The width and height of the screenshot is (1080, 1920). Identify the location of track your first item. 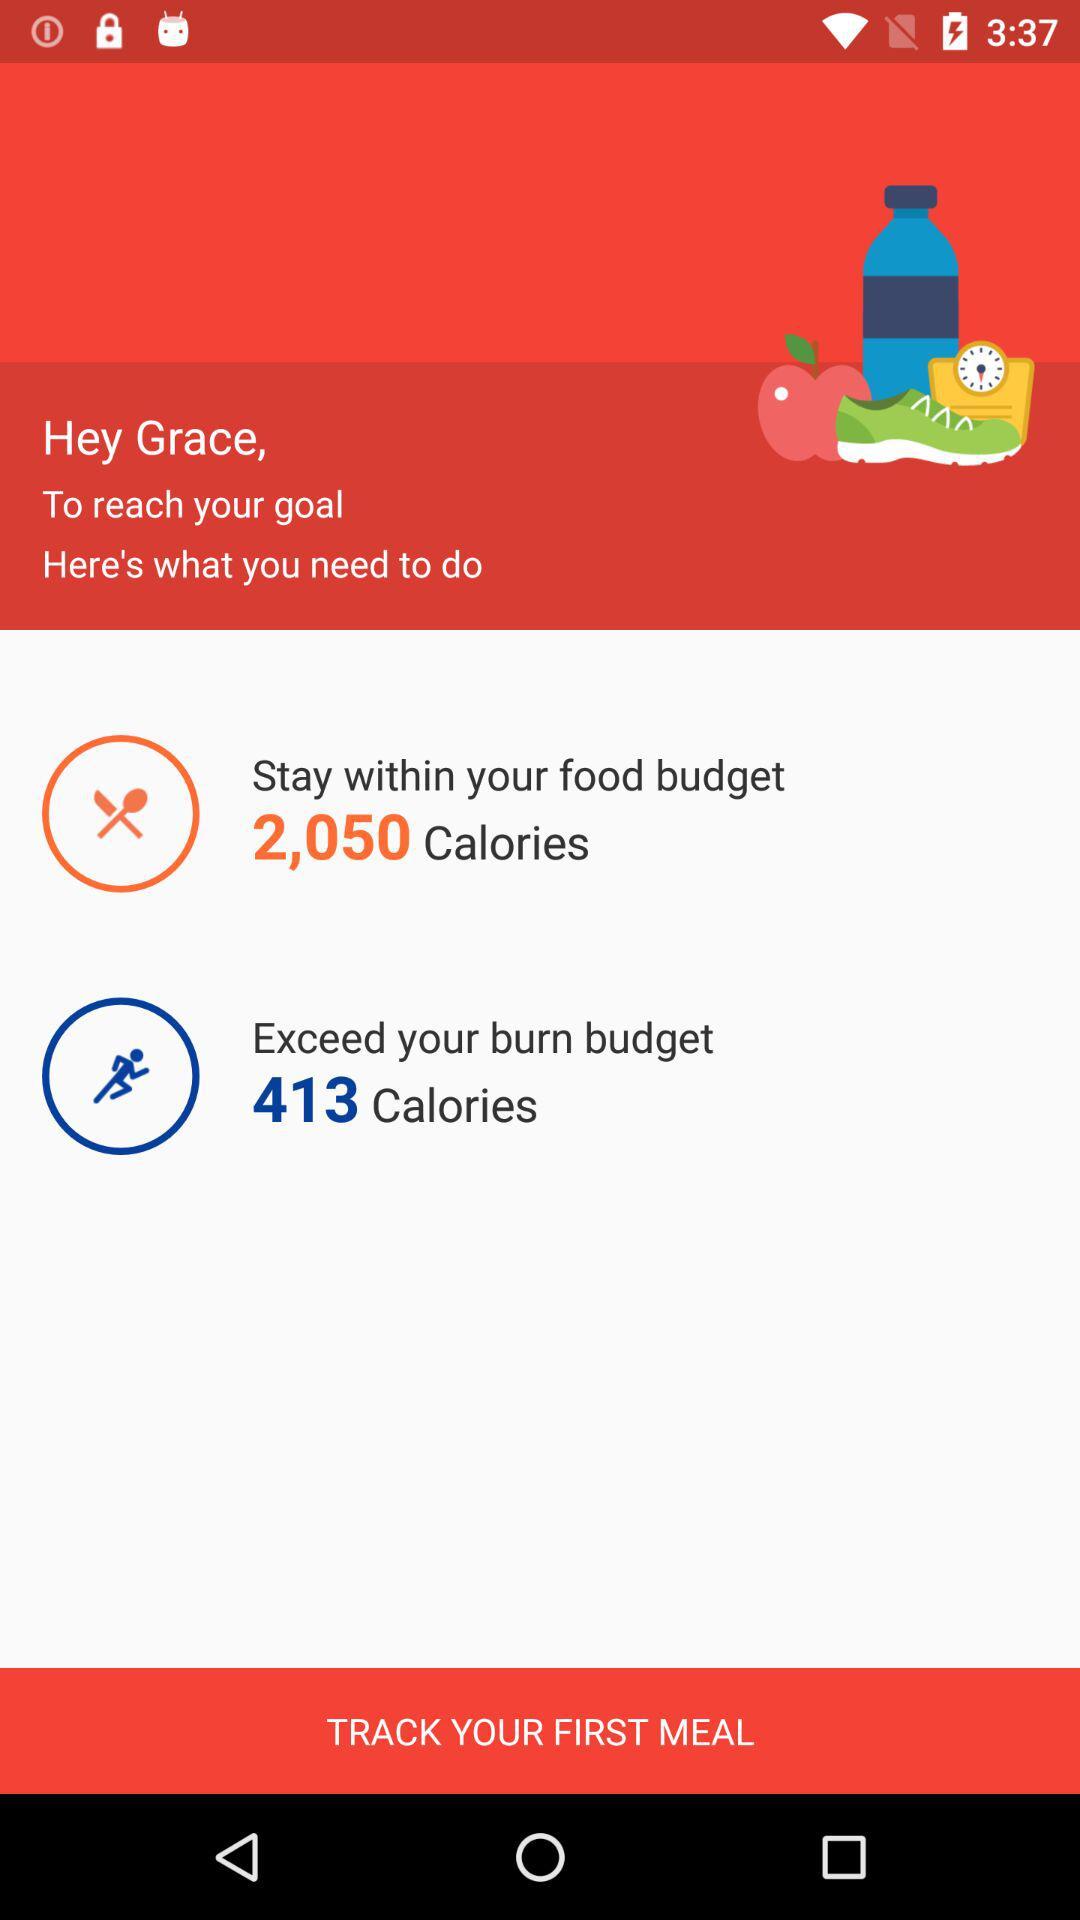
(540, 1730).